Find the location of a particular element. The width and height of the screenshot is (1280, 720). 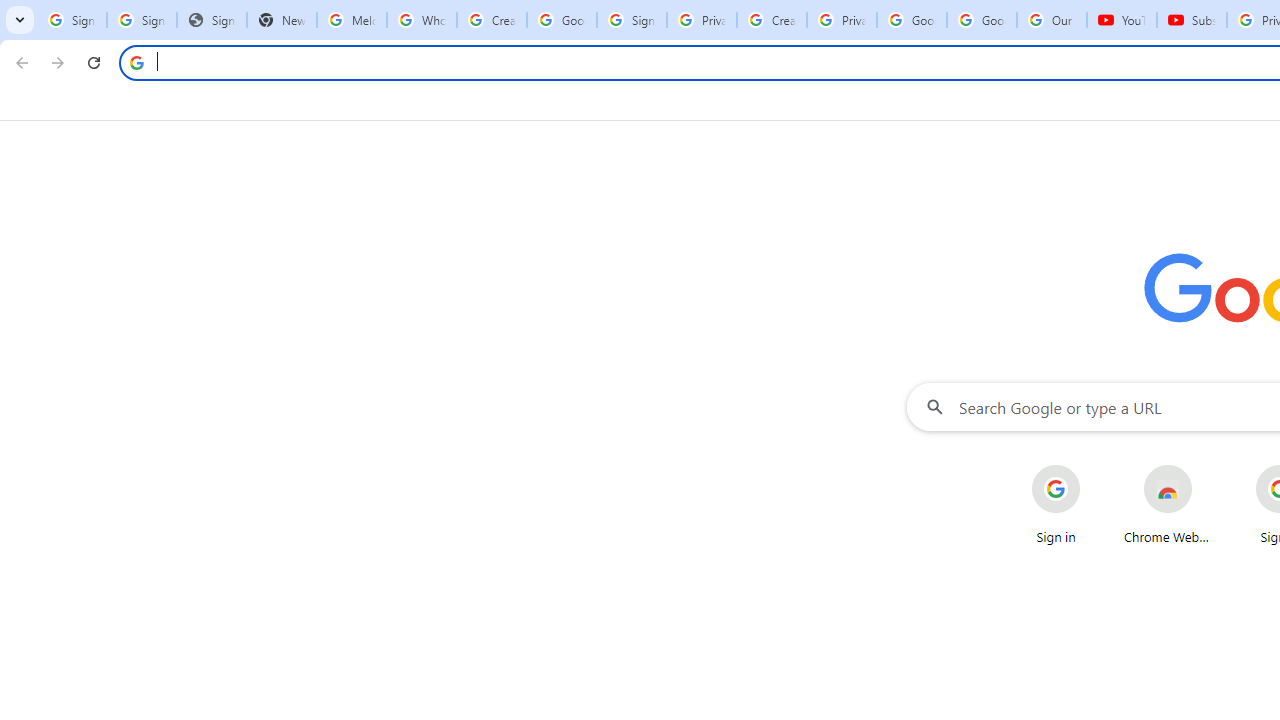

'Sign in - Google Accounts' is located at coordinates (630, 20).